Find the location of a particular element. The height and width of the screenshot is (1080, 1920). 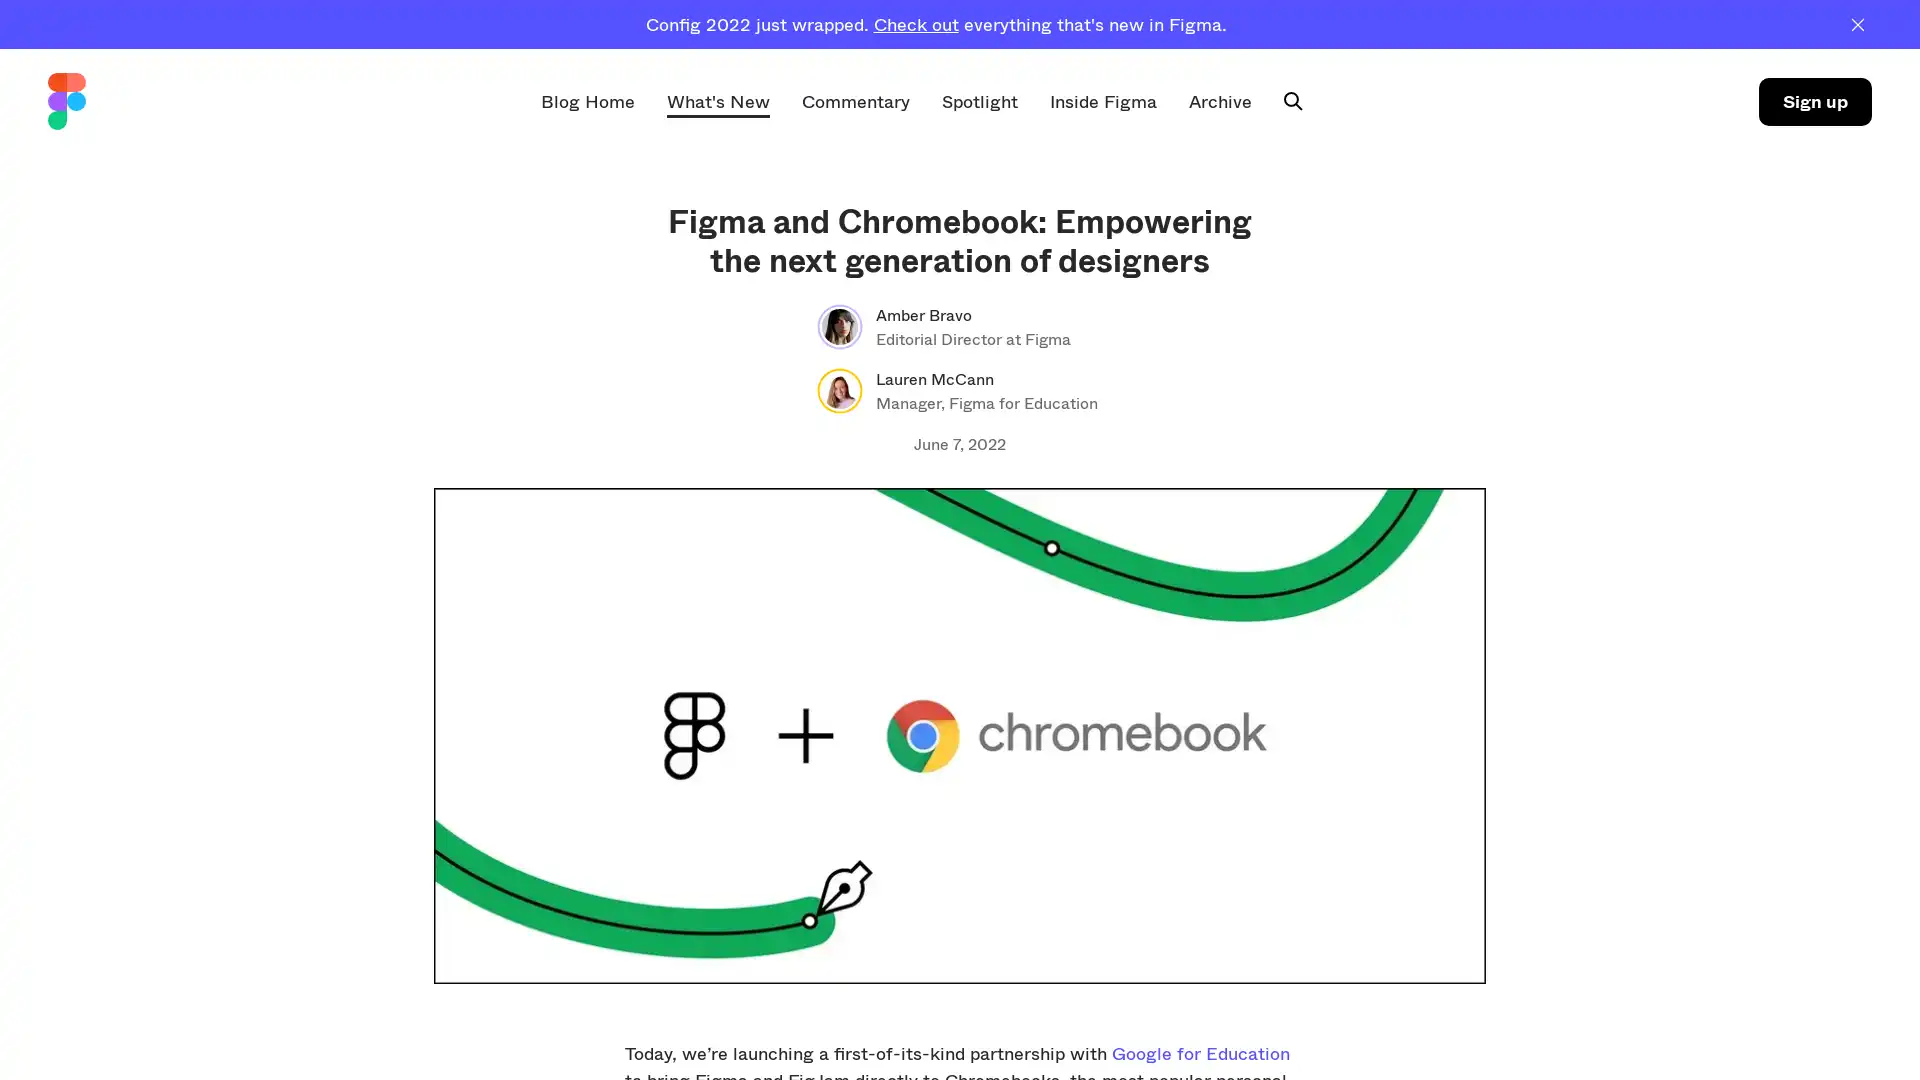

Sign up is located at coordinates (1815, 100).